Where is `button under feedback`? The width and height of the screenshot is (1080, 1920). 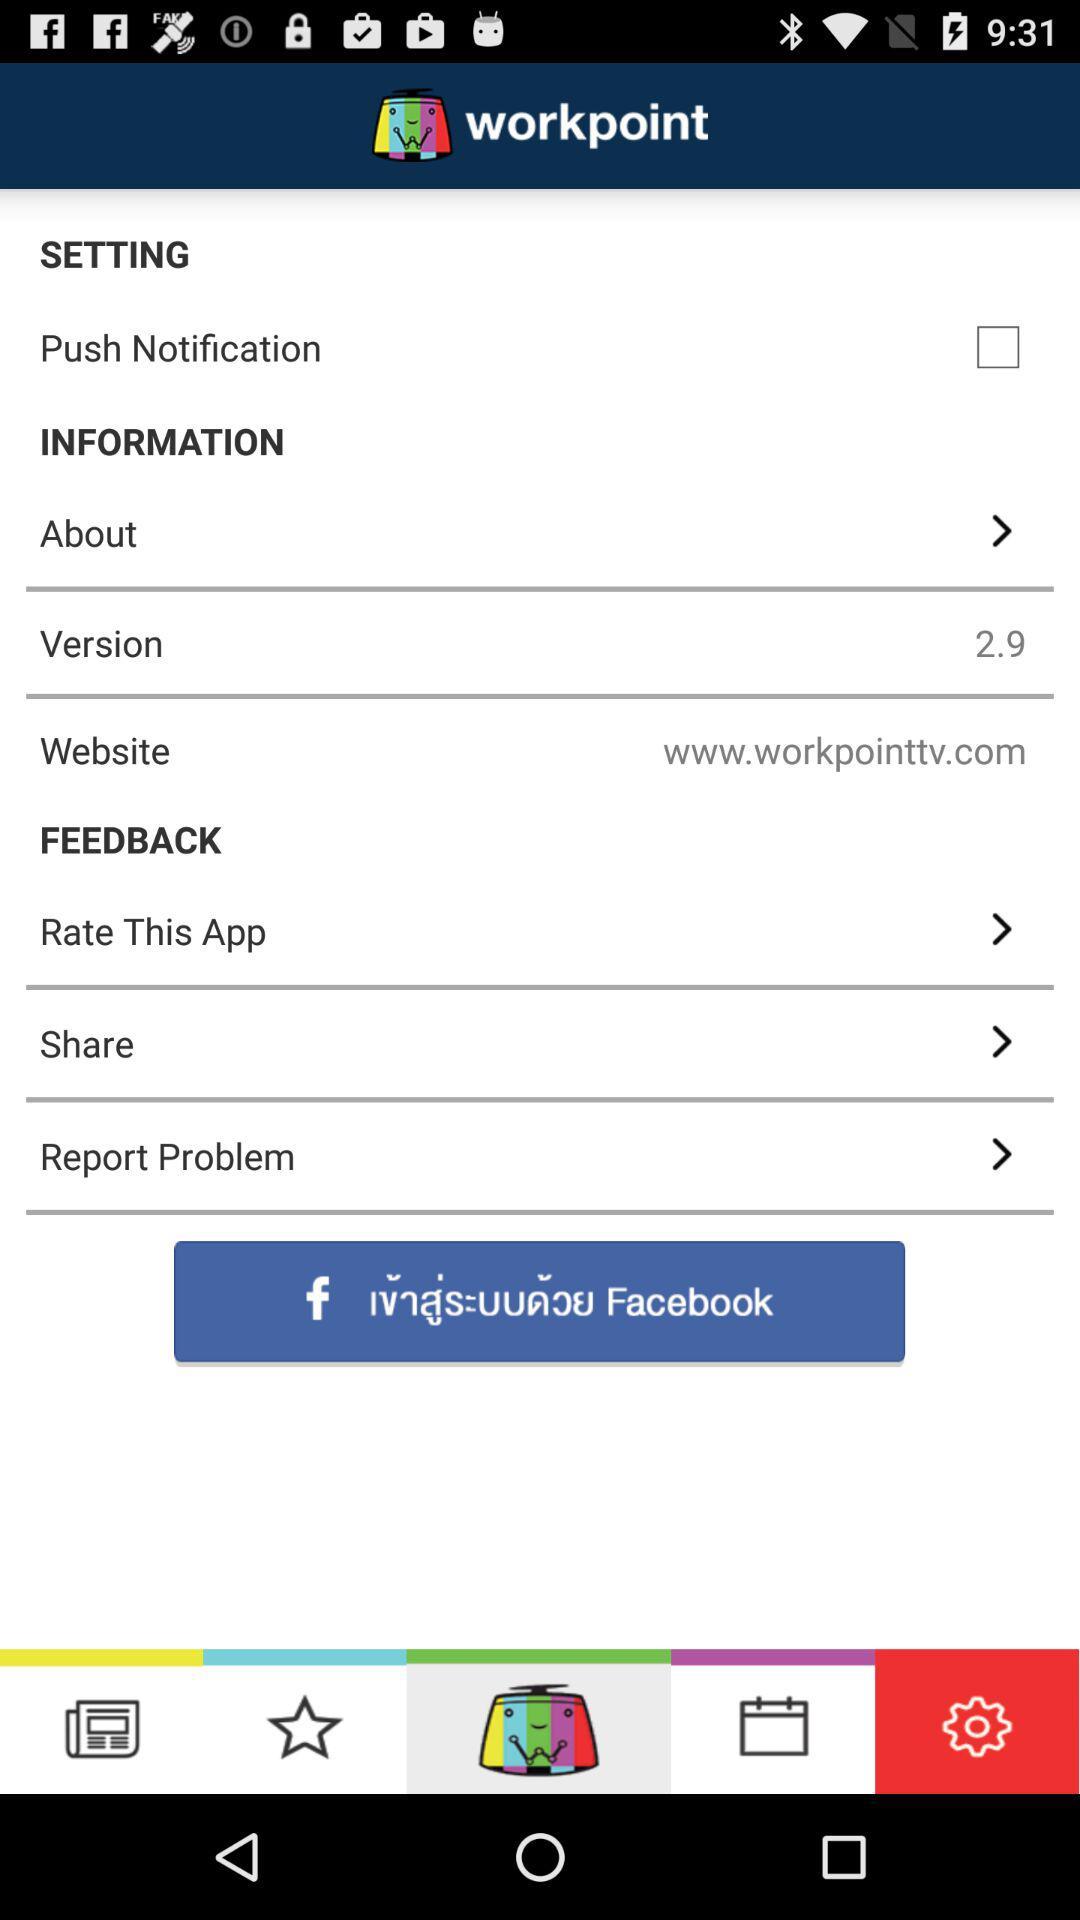
button under feedback is located at coordinates (540, 930).